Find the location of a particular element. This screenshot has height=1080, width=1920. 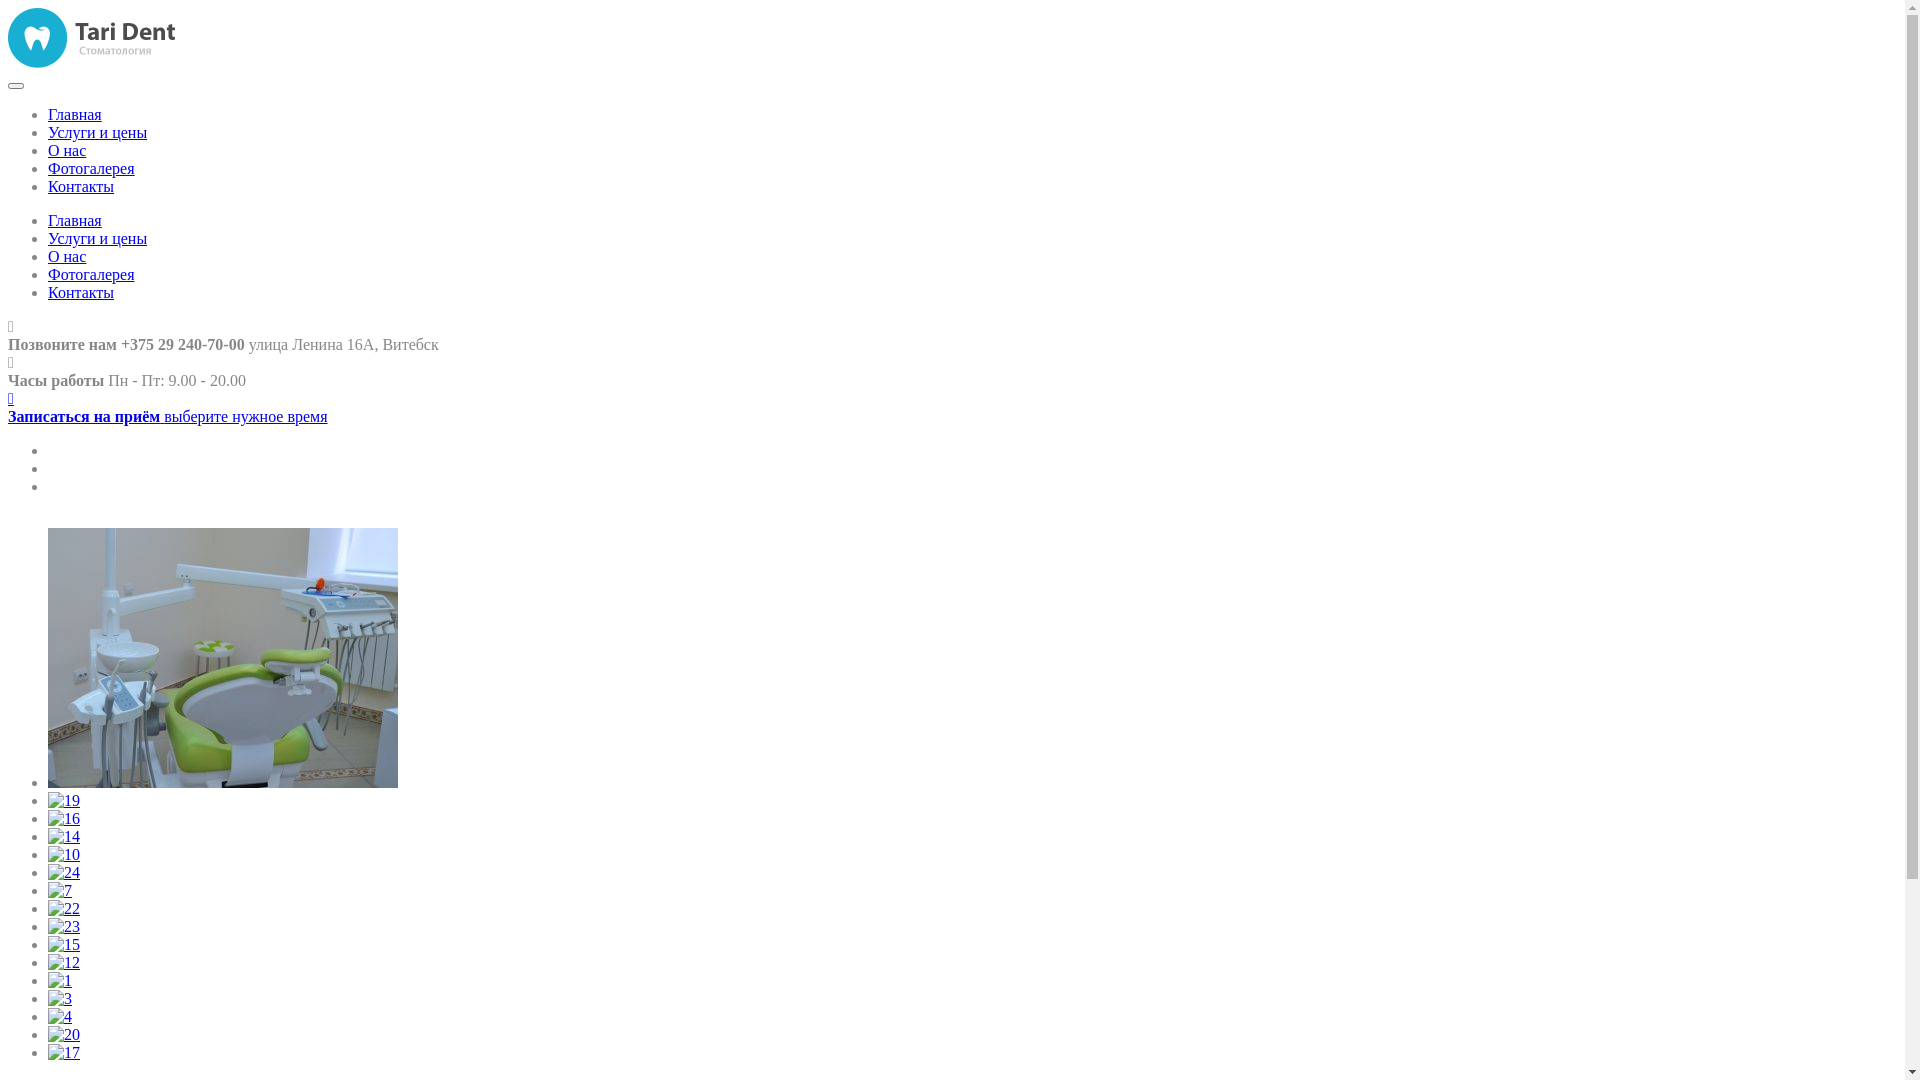

'1' is located at coordinates (48, 979).